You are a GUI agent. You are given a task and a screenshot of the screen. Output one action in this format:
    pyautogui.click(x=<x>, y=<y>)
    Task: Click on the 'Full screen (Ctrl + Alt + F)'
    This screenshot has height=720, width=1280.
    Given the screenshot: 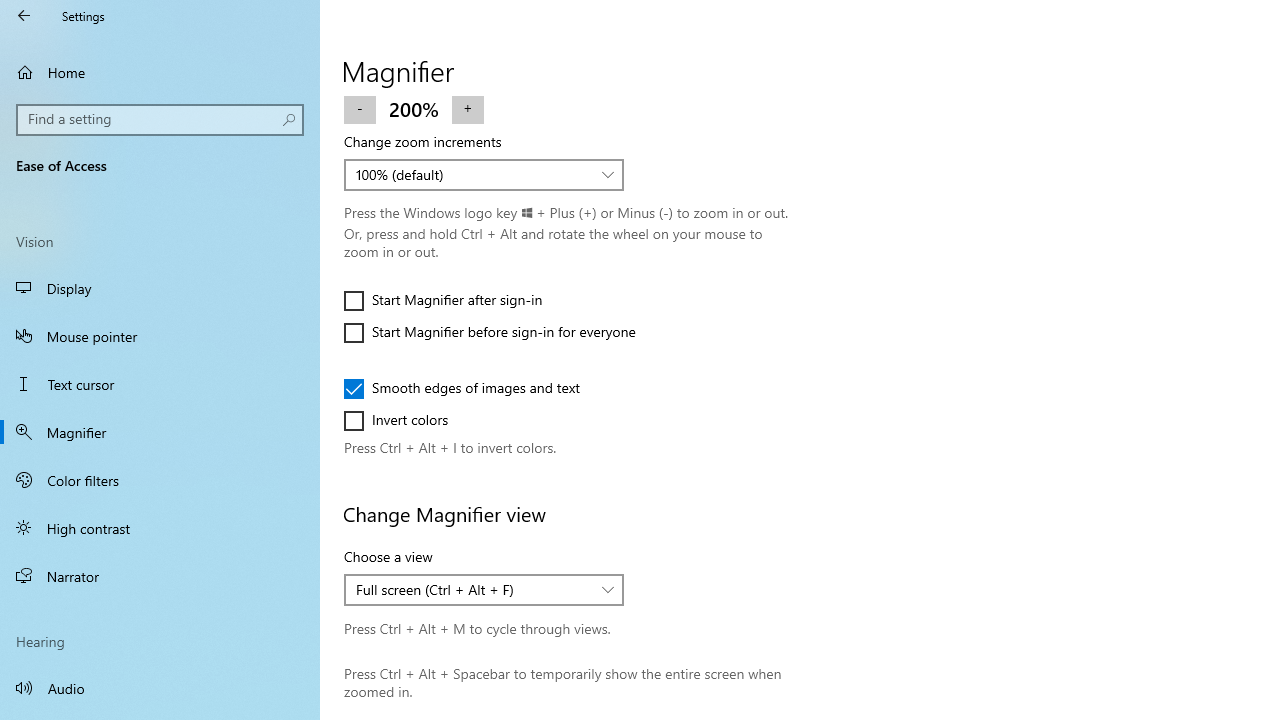 What is the action you would take?
    pyautogui.click(x=472, y=588)
    